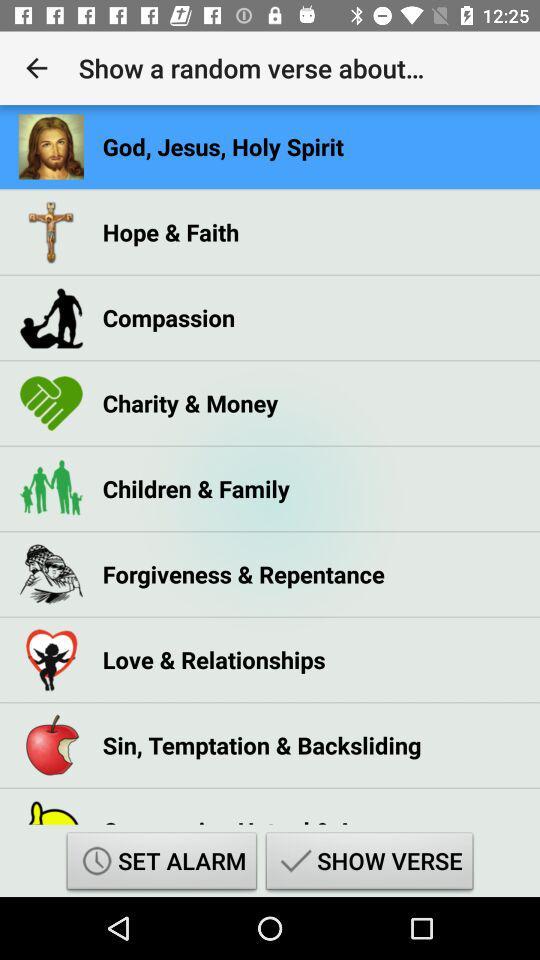  I want to click on children & family item, so click(196, 487).